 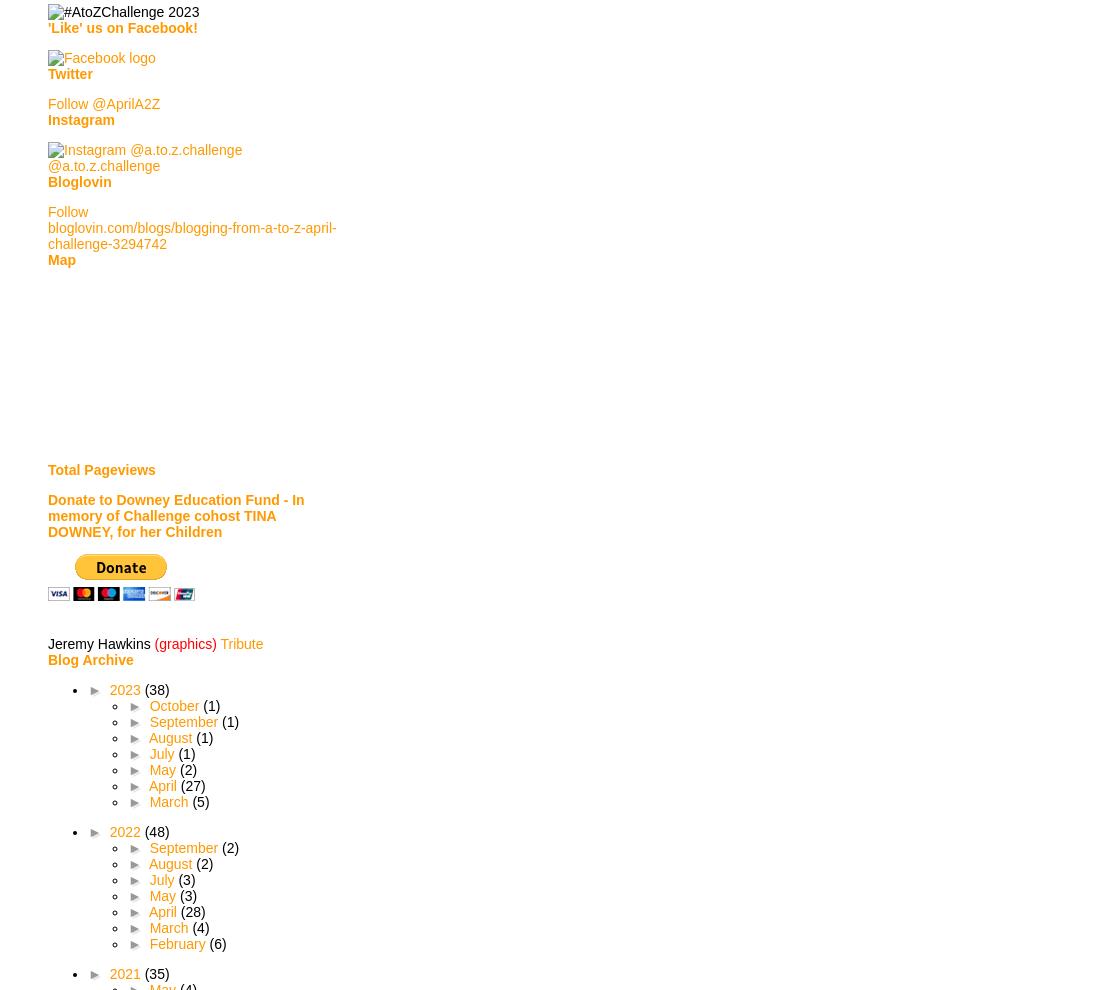 What do you see at coordinates (199, 800) in the screenshot?
I see `'(5)'` at bounding box center [199, 800].